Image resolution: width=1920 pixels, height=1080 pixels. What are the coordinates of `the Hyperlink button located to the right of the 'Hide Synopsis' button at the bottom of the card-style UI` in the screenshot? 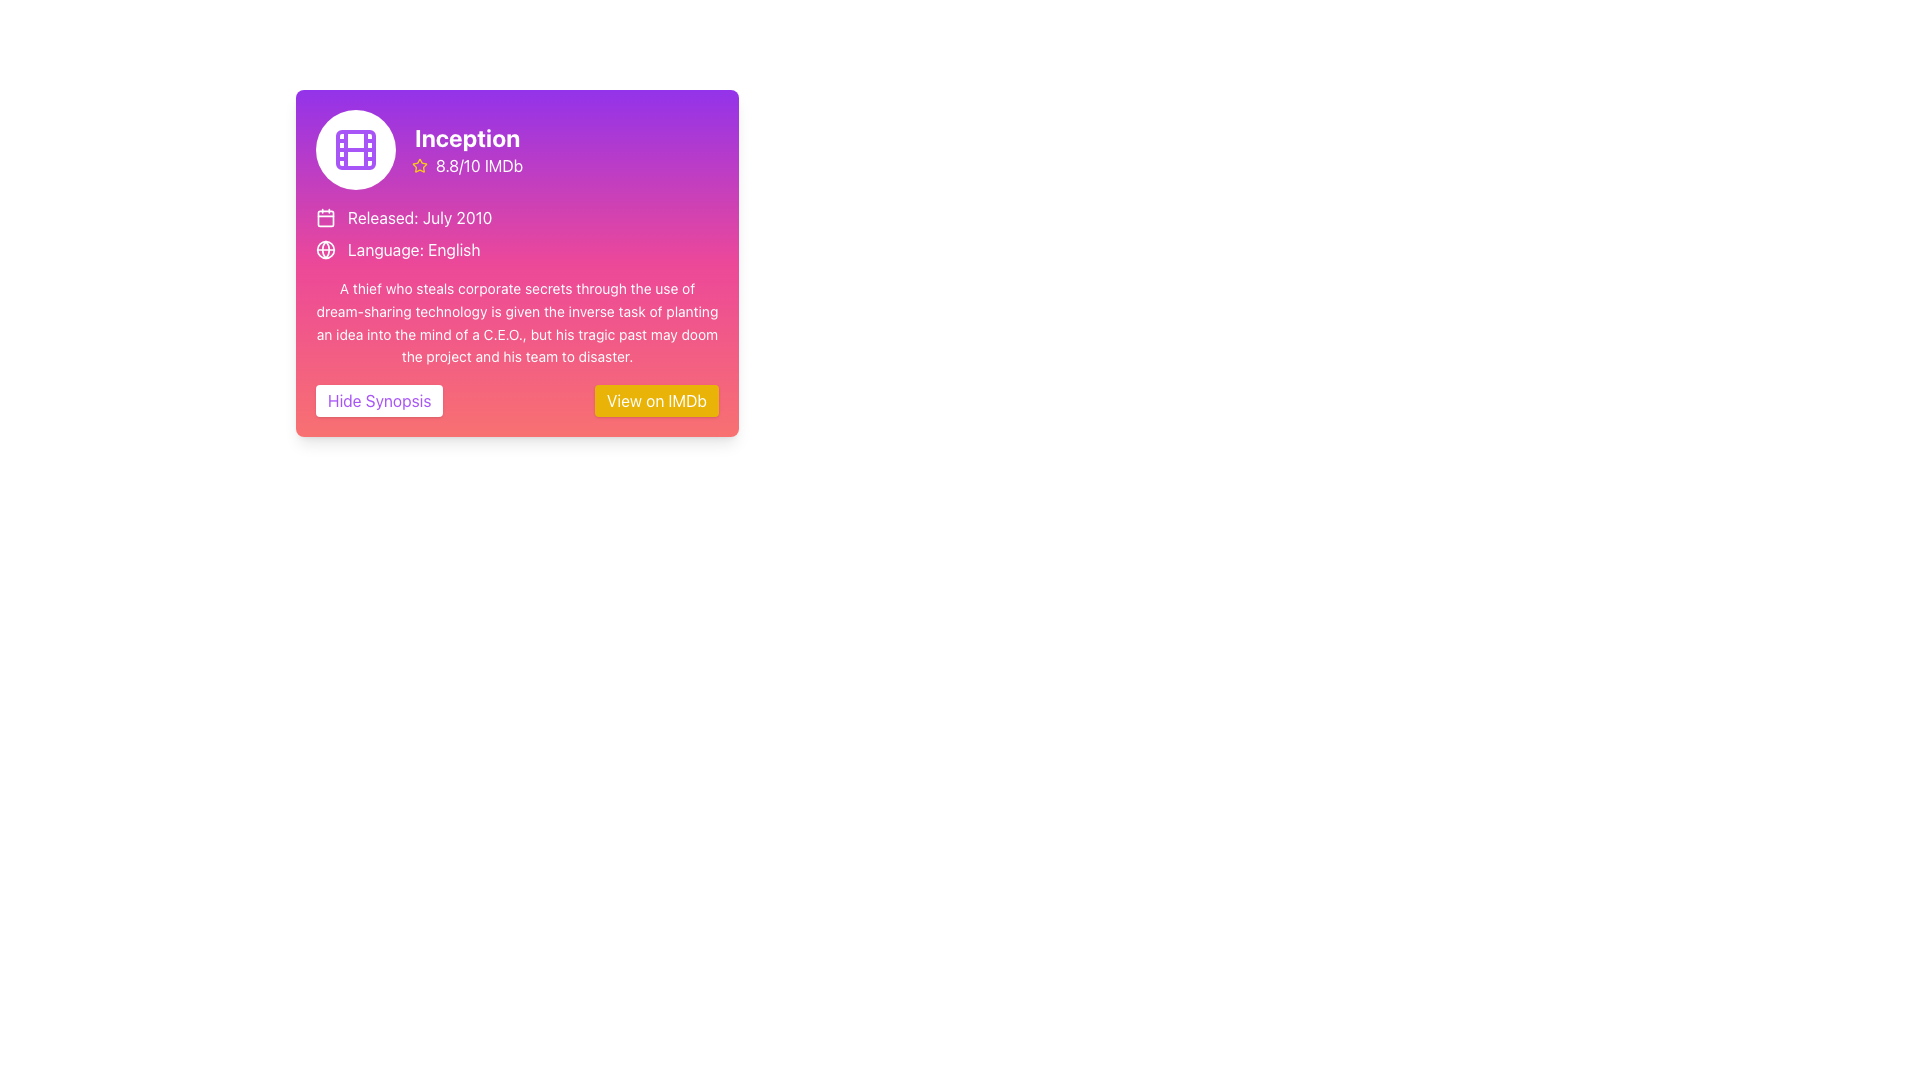 It's located at (657, 401).